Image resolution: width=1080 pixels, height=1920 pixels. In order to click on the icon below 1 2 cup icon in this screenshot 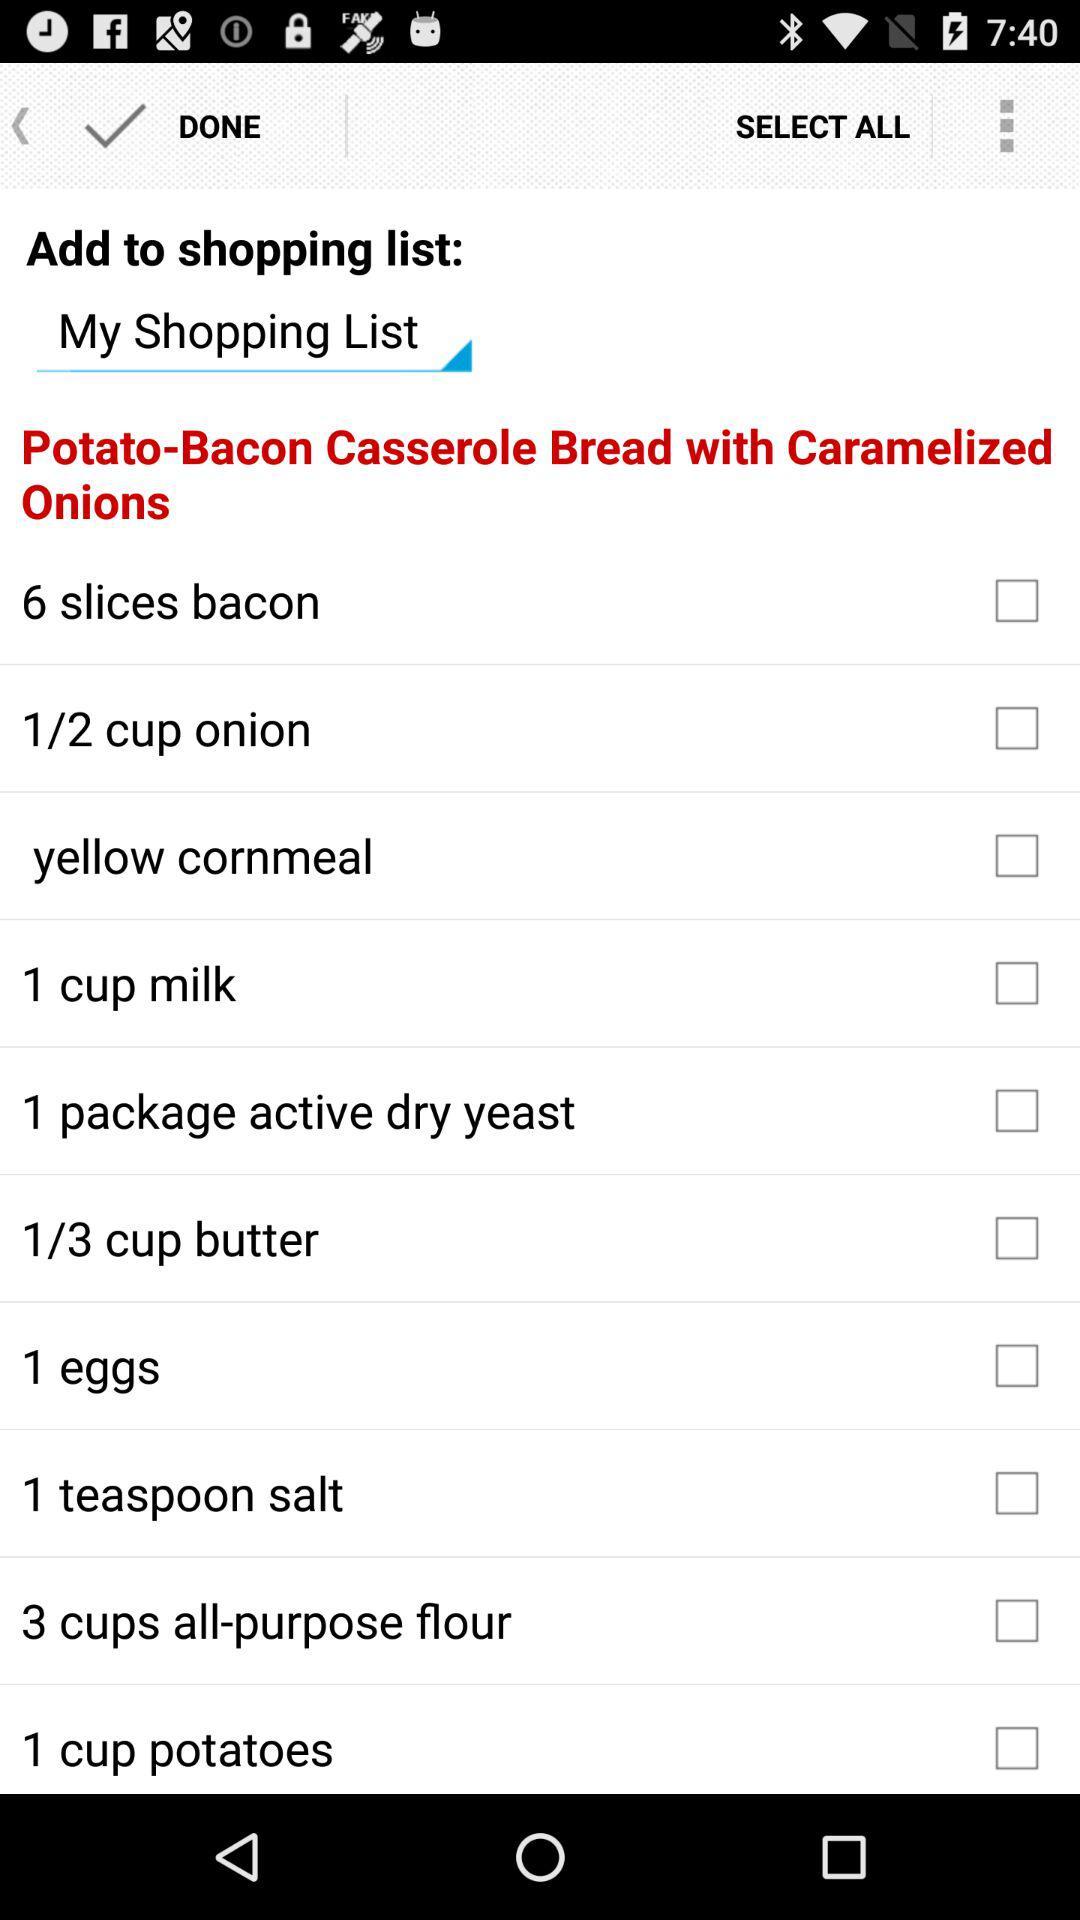, I will do `click(540, 855)`.